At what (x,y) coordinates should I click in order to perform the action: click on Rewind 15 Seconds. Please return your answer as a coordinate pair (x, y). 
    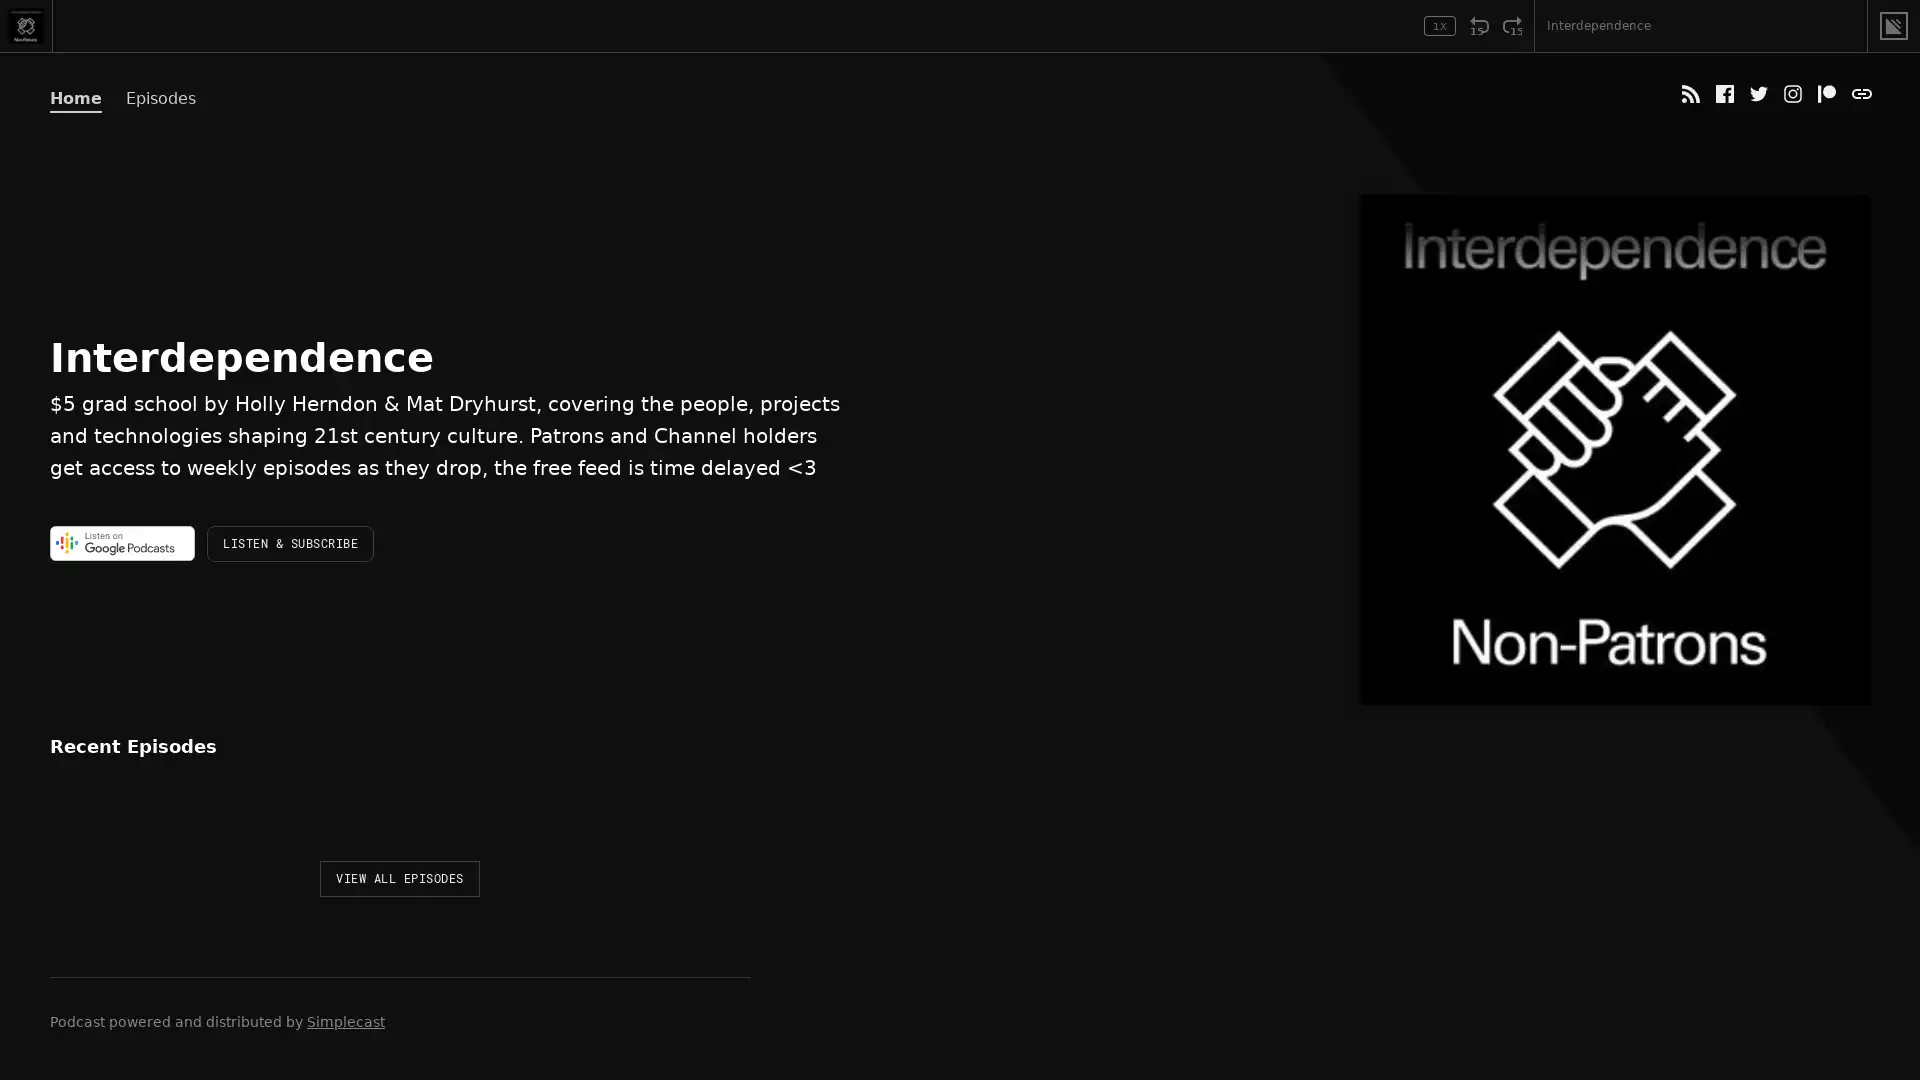
    Looking at the image, I should click on (1479, 26).